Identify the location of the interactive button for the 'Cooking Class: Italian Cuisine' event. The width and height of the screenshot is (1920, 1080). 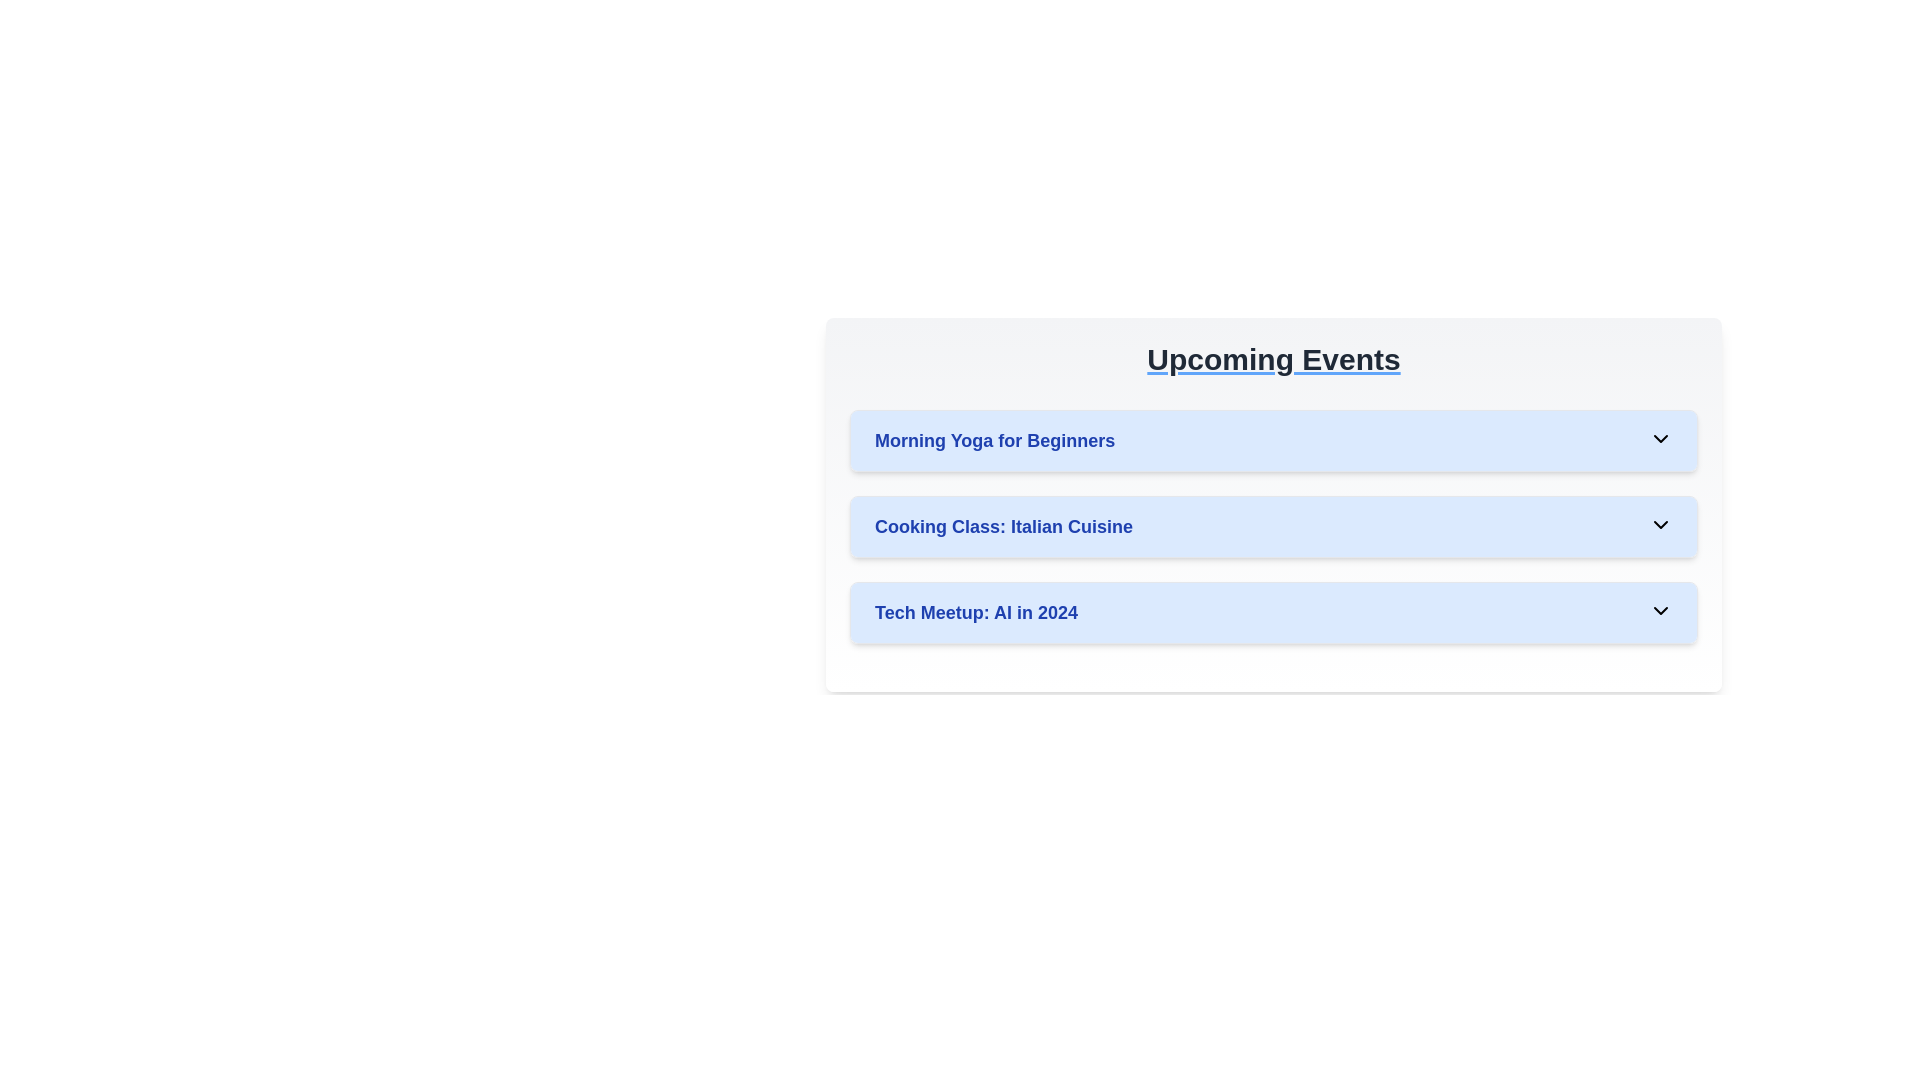
(1272, 526).